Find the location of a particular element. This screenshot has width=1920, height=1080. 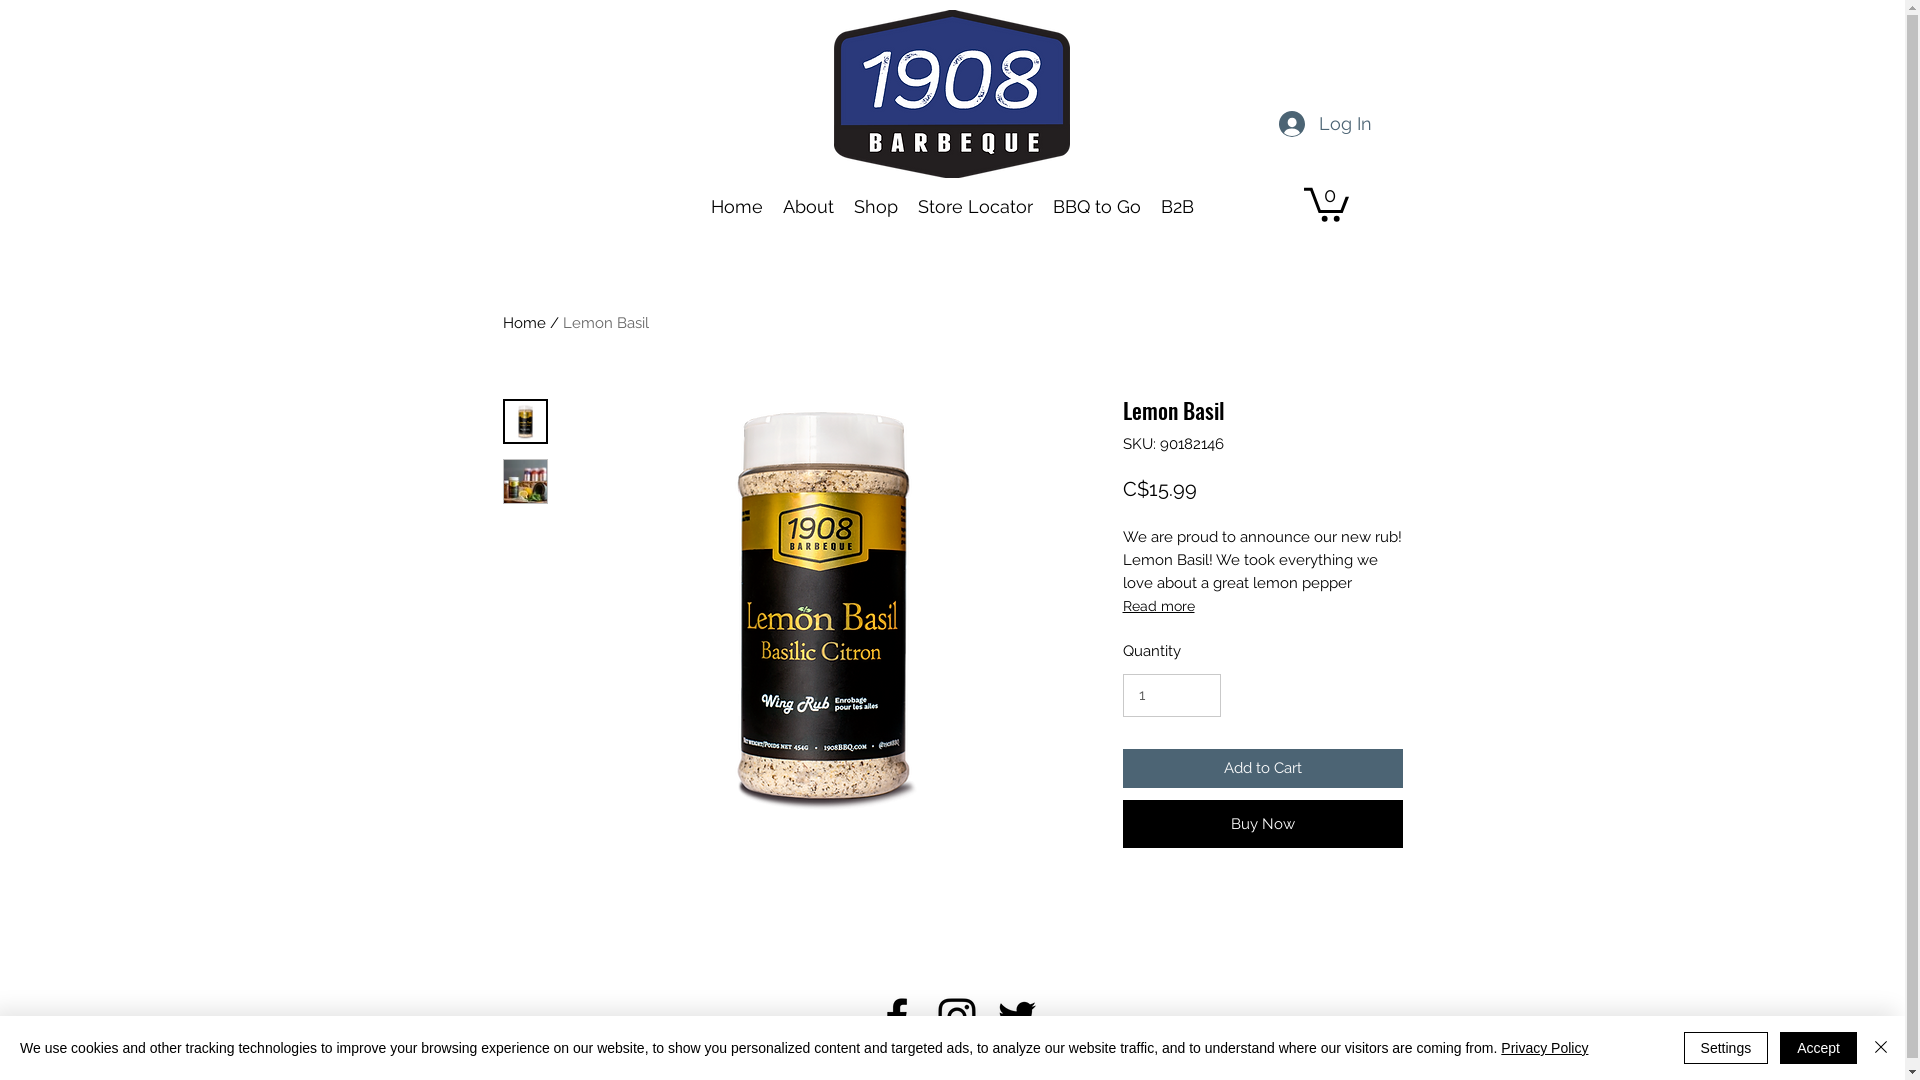

'Lemon Basil' is located at coordinates (603, 322).